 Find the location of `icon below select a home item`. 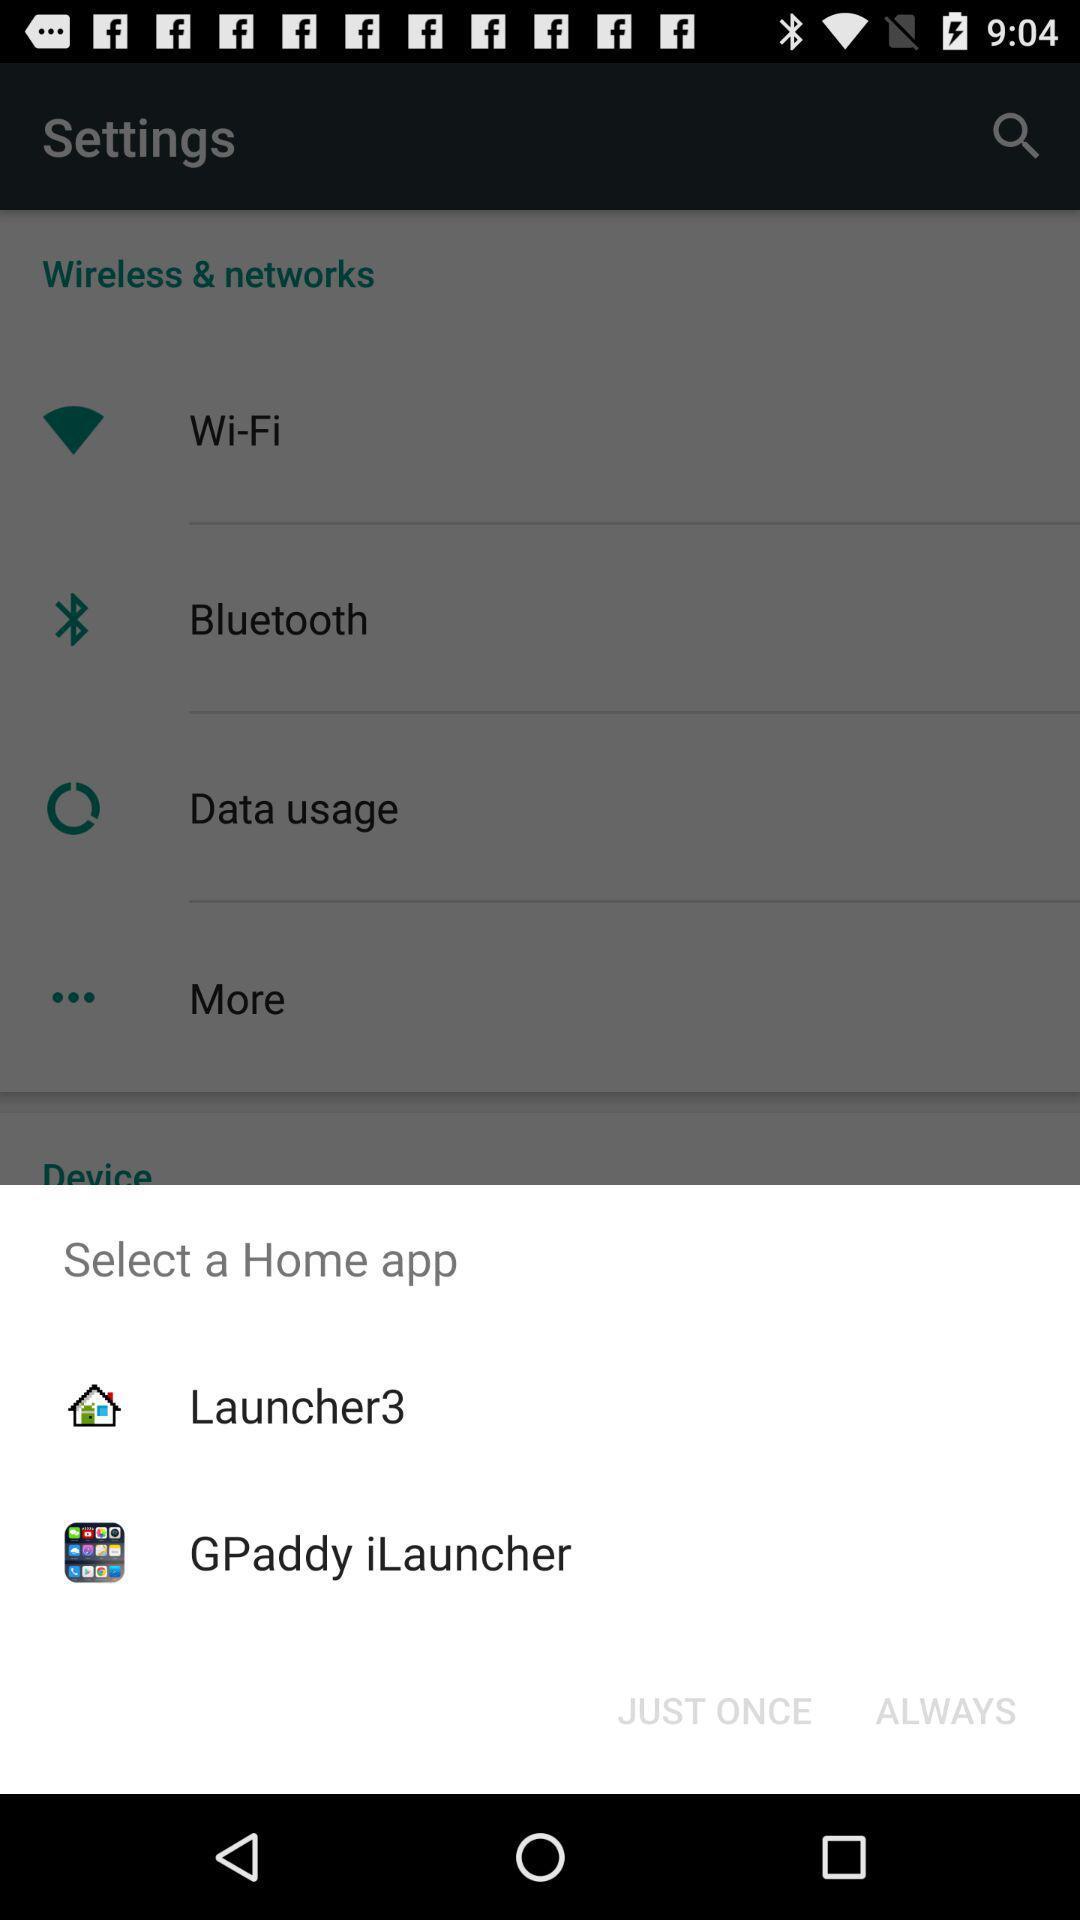

icon below select a home item is located at coordinates (297, 1404).